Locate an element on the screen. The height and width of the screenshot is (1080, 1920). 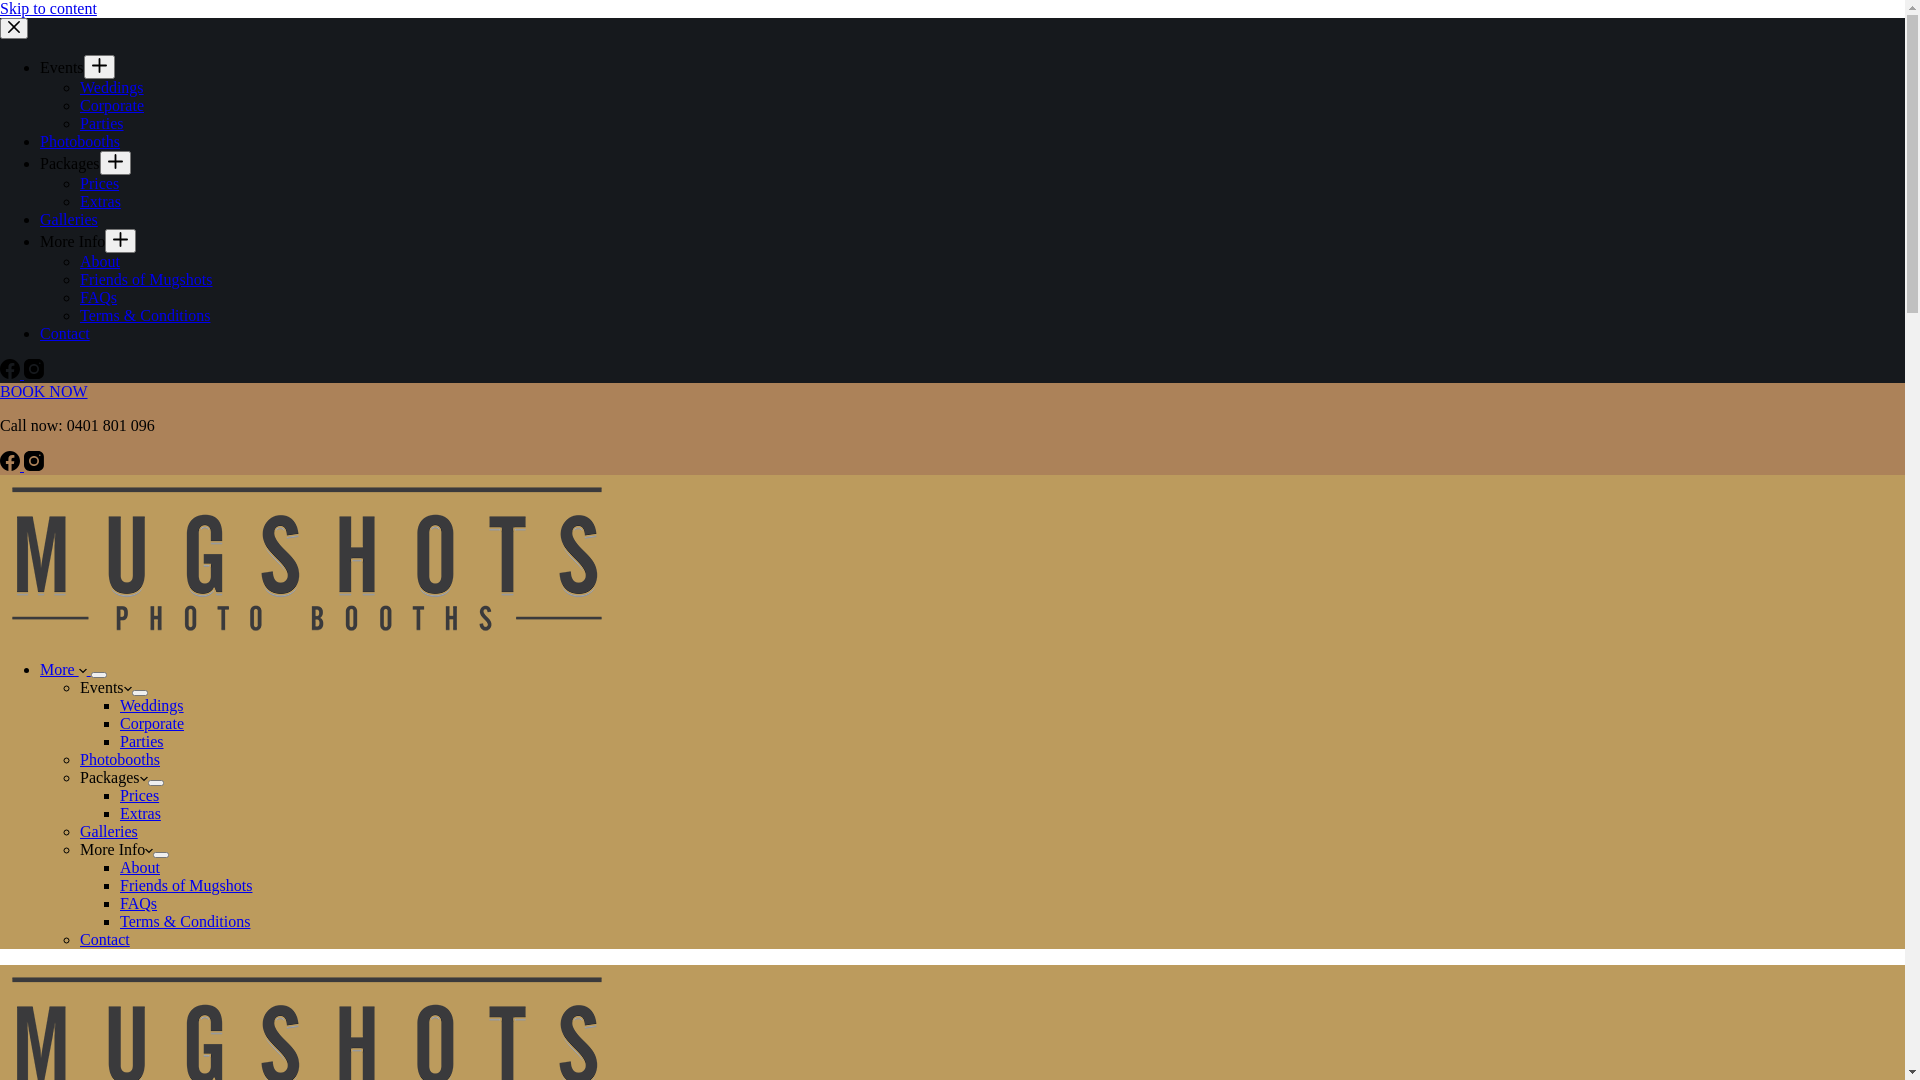
'Corporate' is located at coordinates (80, 105).